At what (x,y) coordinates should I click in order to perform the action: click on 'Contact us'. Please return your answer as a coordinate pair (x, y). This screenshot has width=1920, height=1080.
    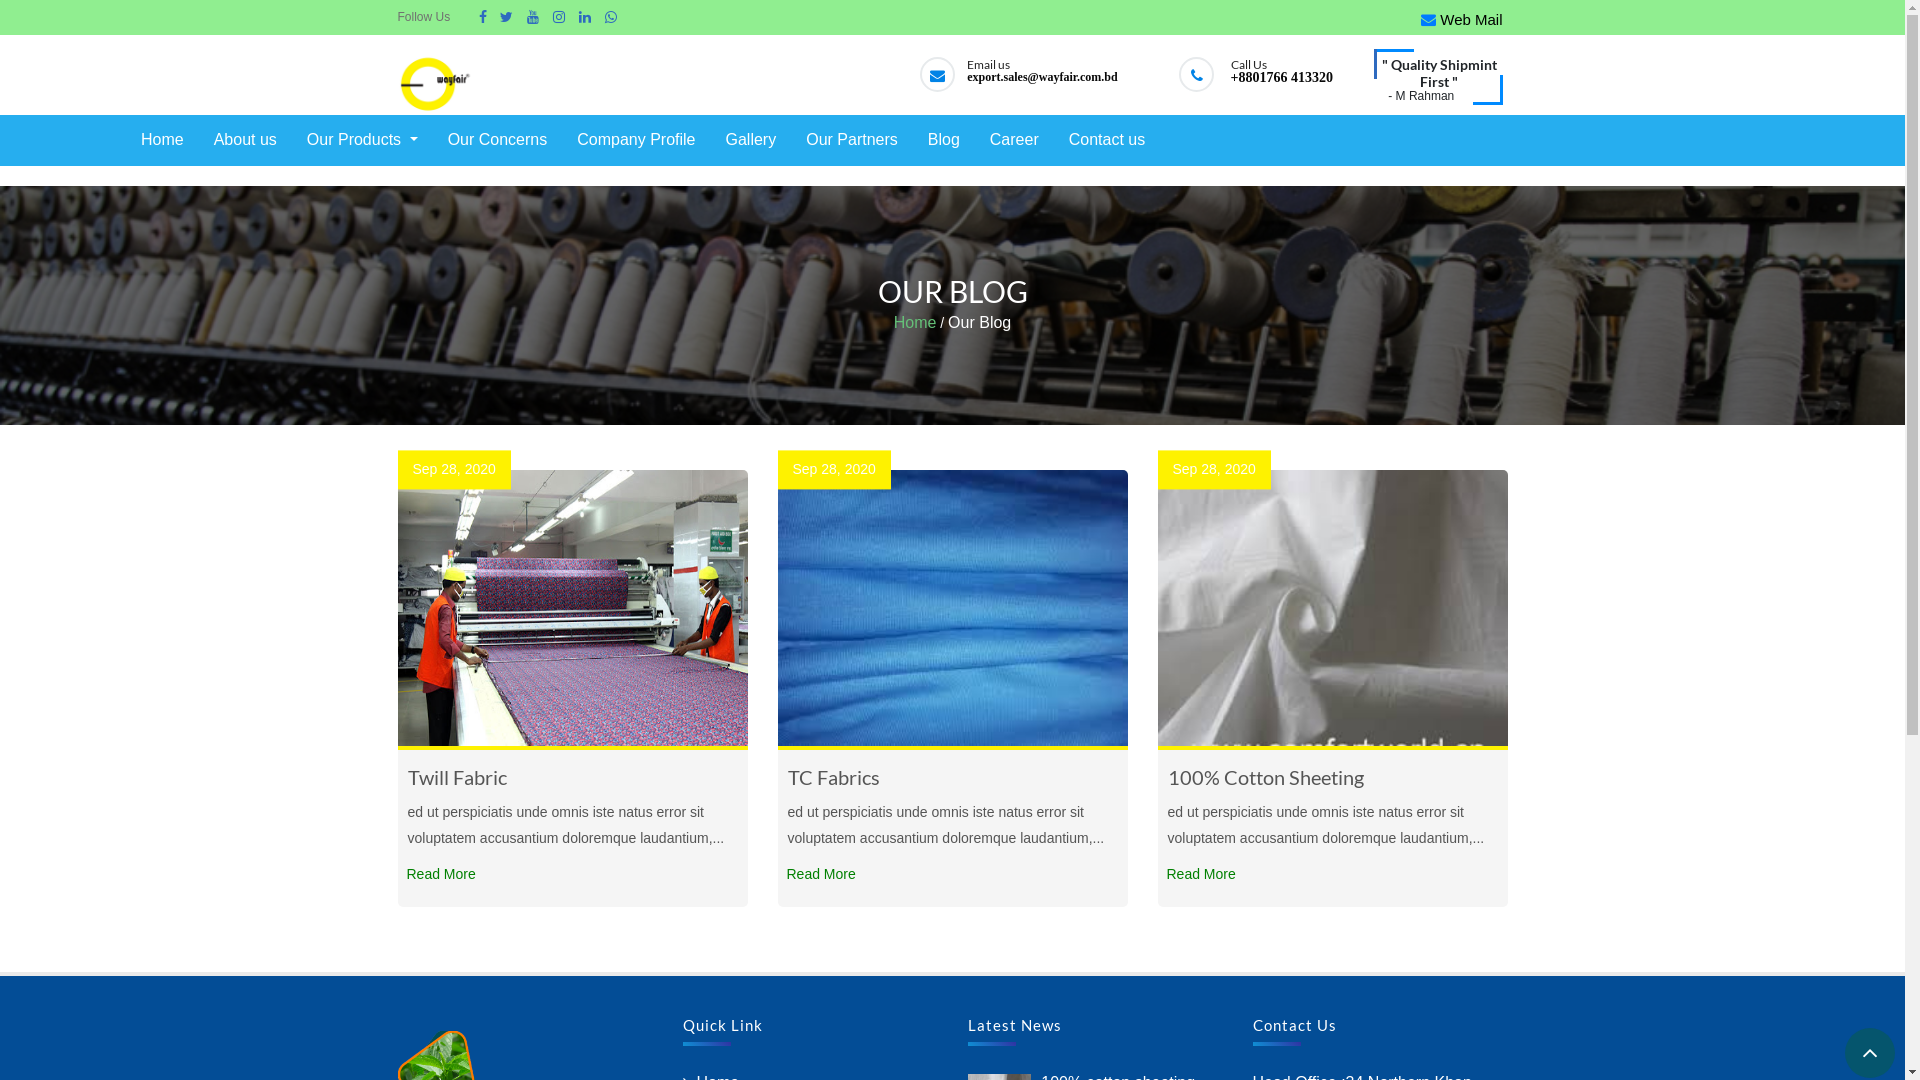
    Looking at the image, I should click on (1106, 139).